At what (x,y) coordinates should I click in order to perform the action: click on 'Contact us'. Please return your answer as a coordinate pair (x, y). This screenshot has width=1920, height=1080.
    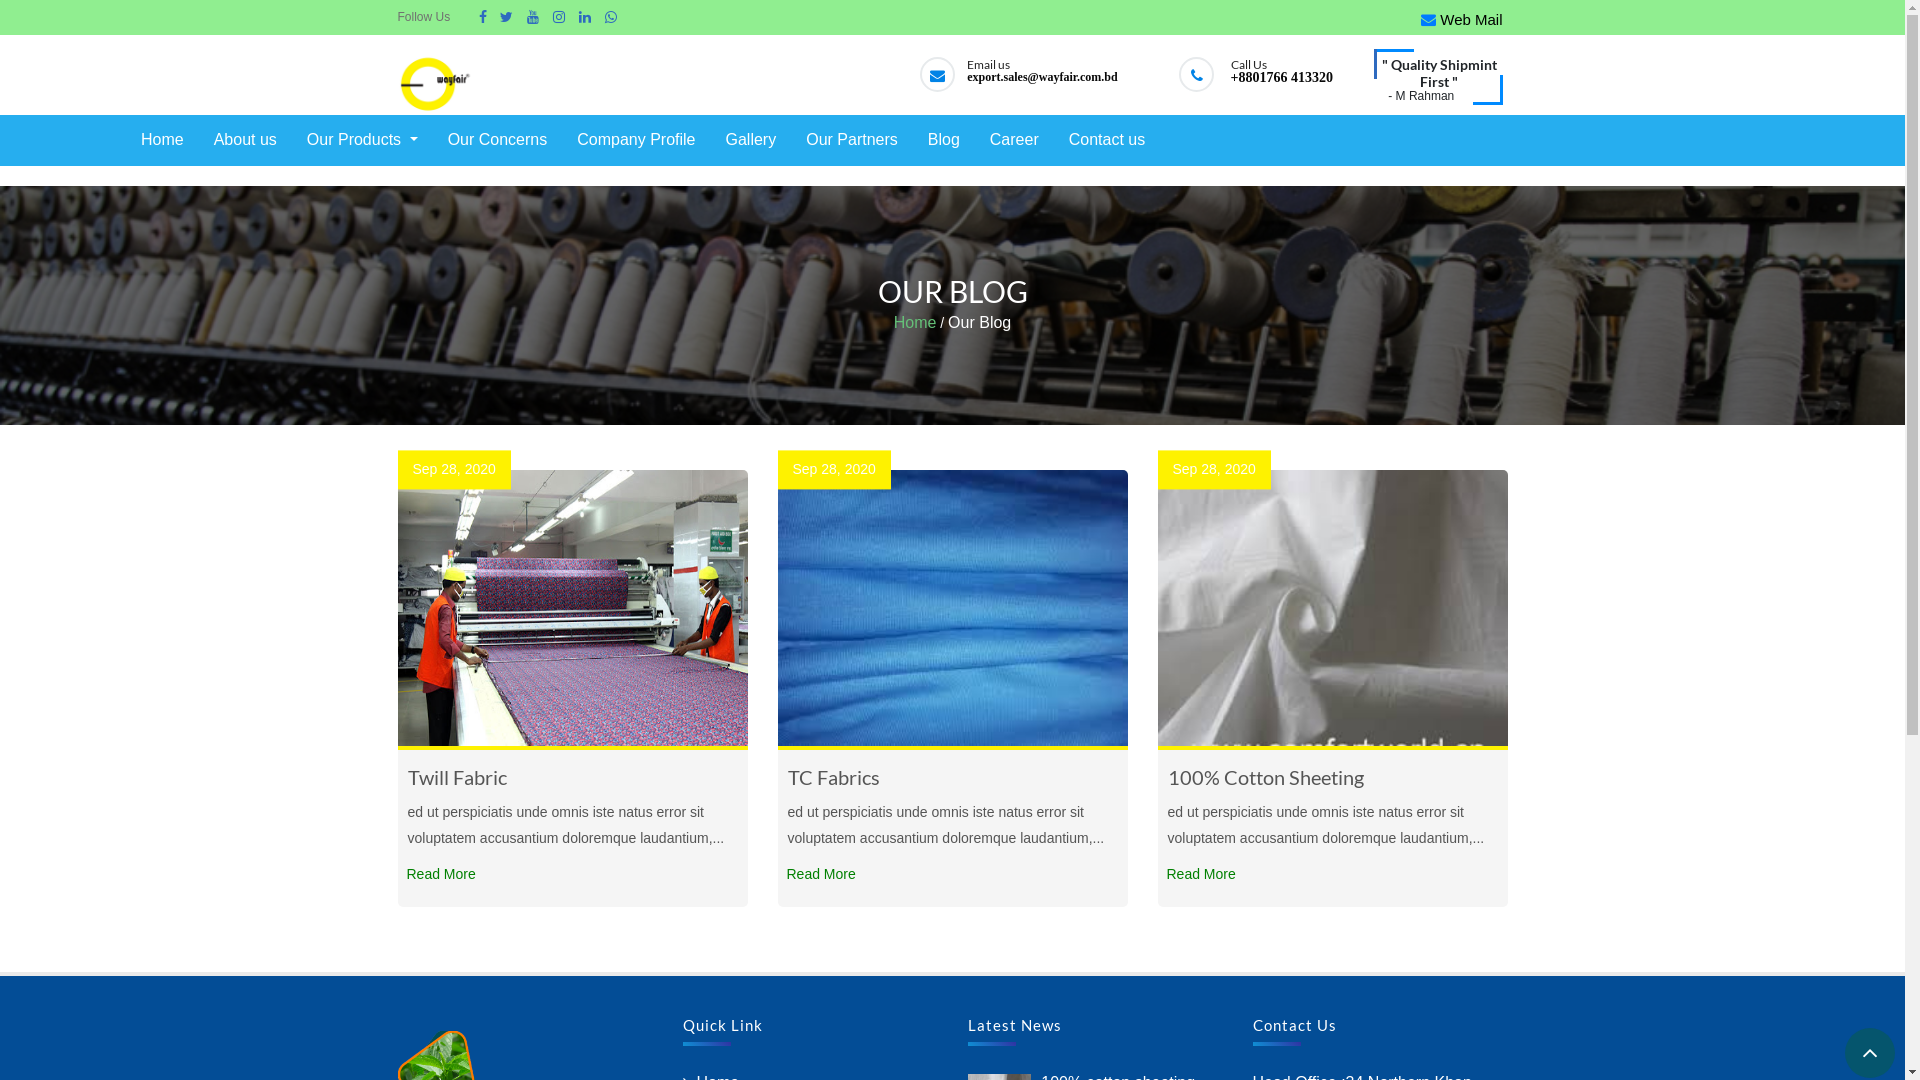
    Looking at the image, I should click on (1106, 139).